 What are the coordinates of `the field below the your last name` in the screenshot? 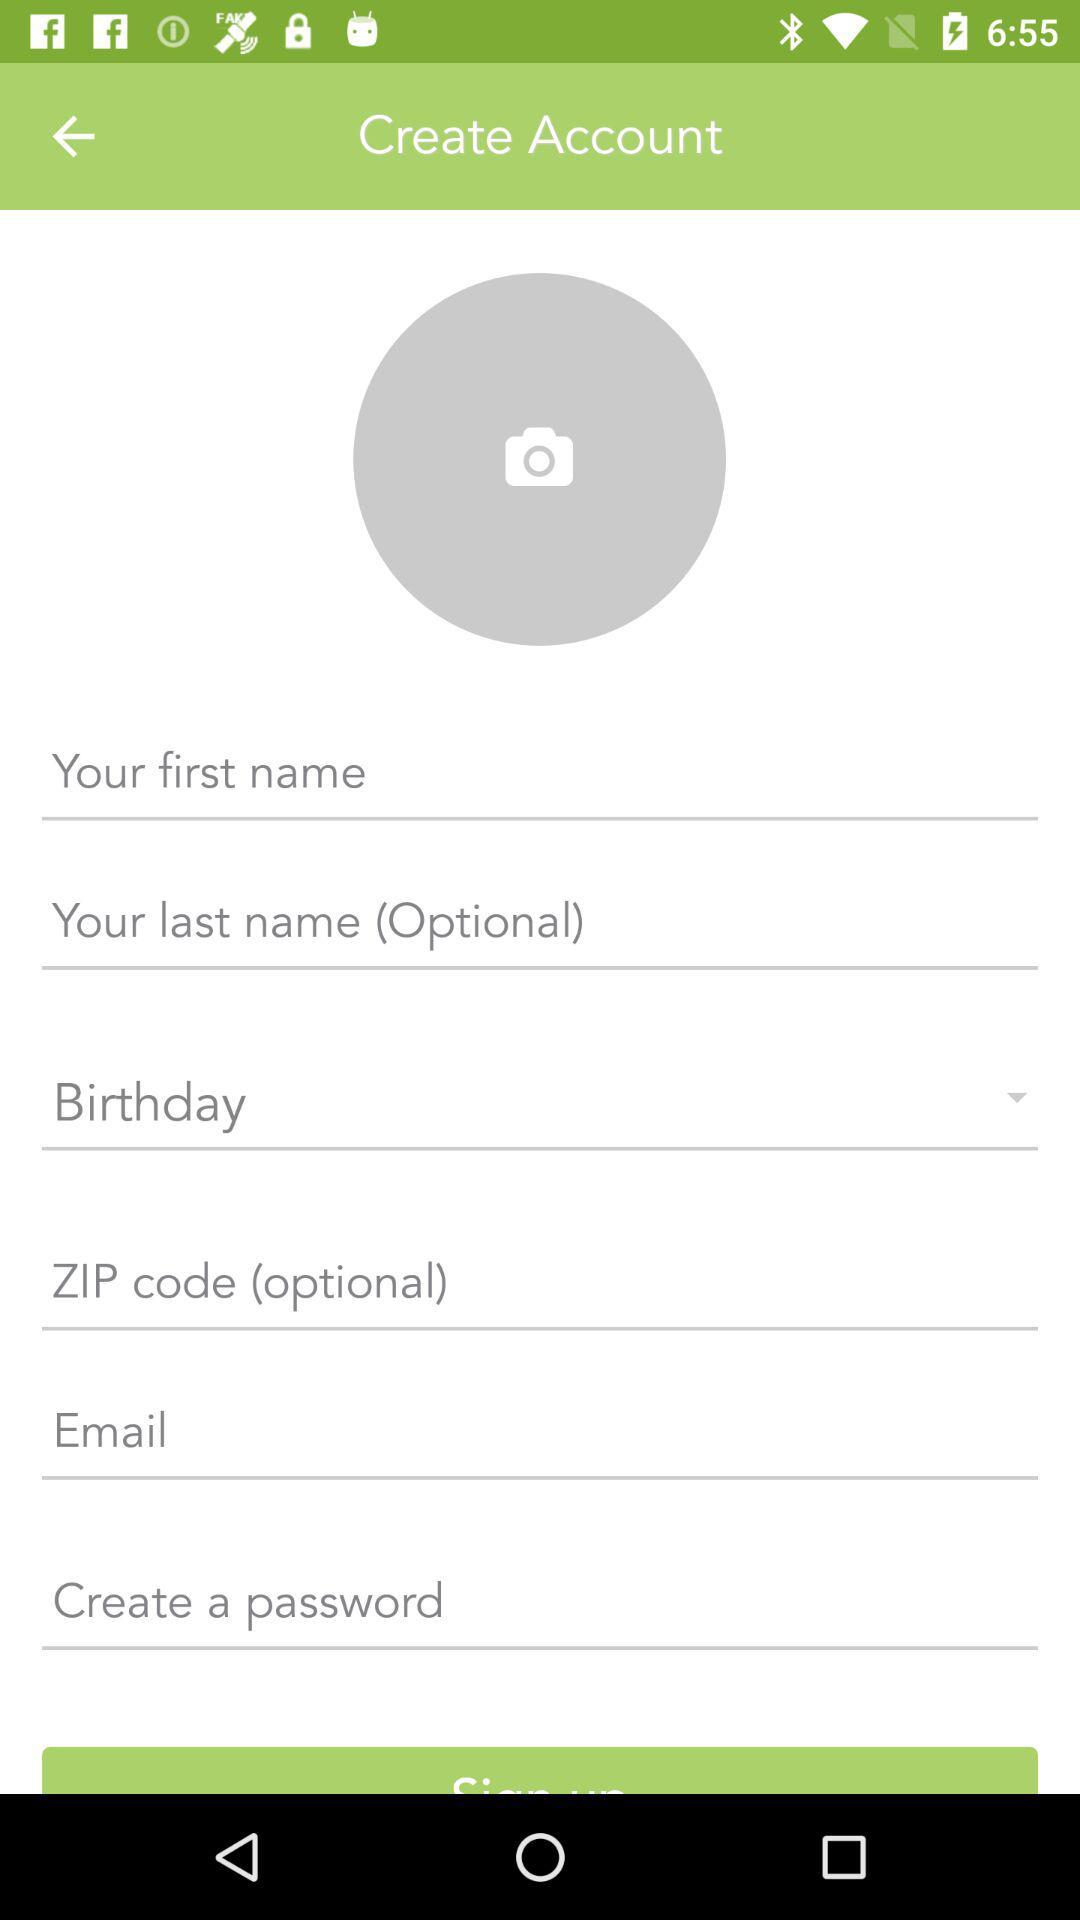 It's located at (540, 1103).